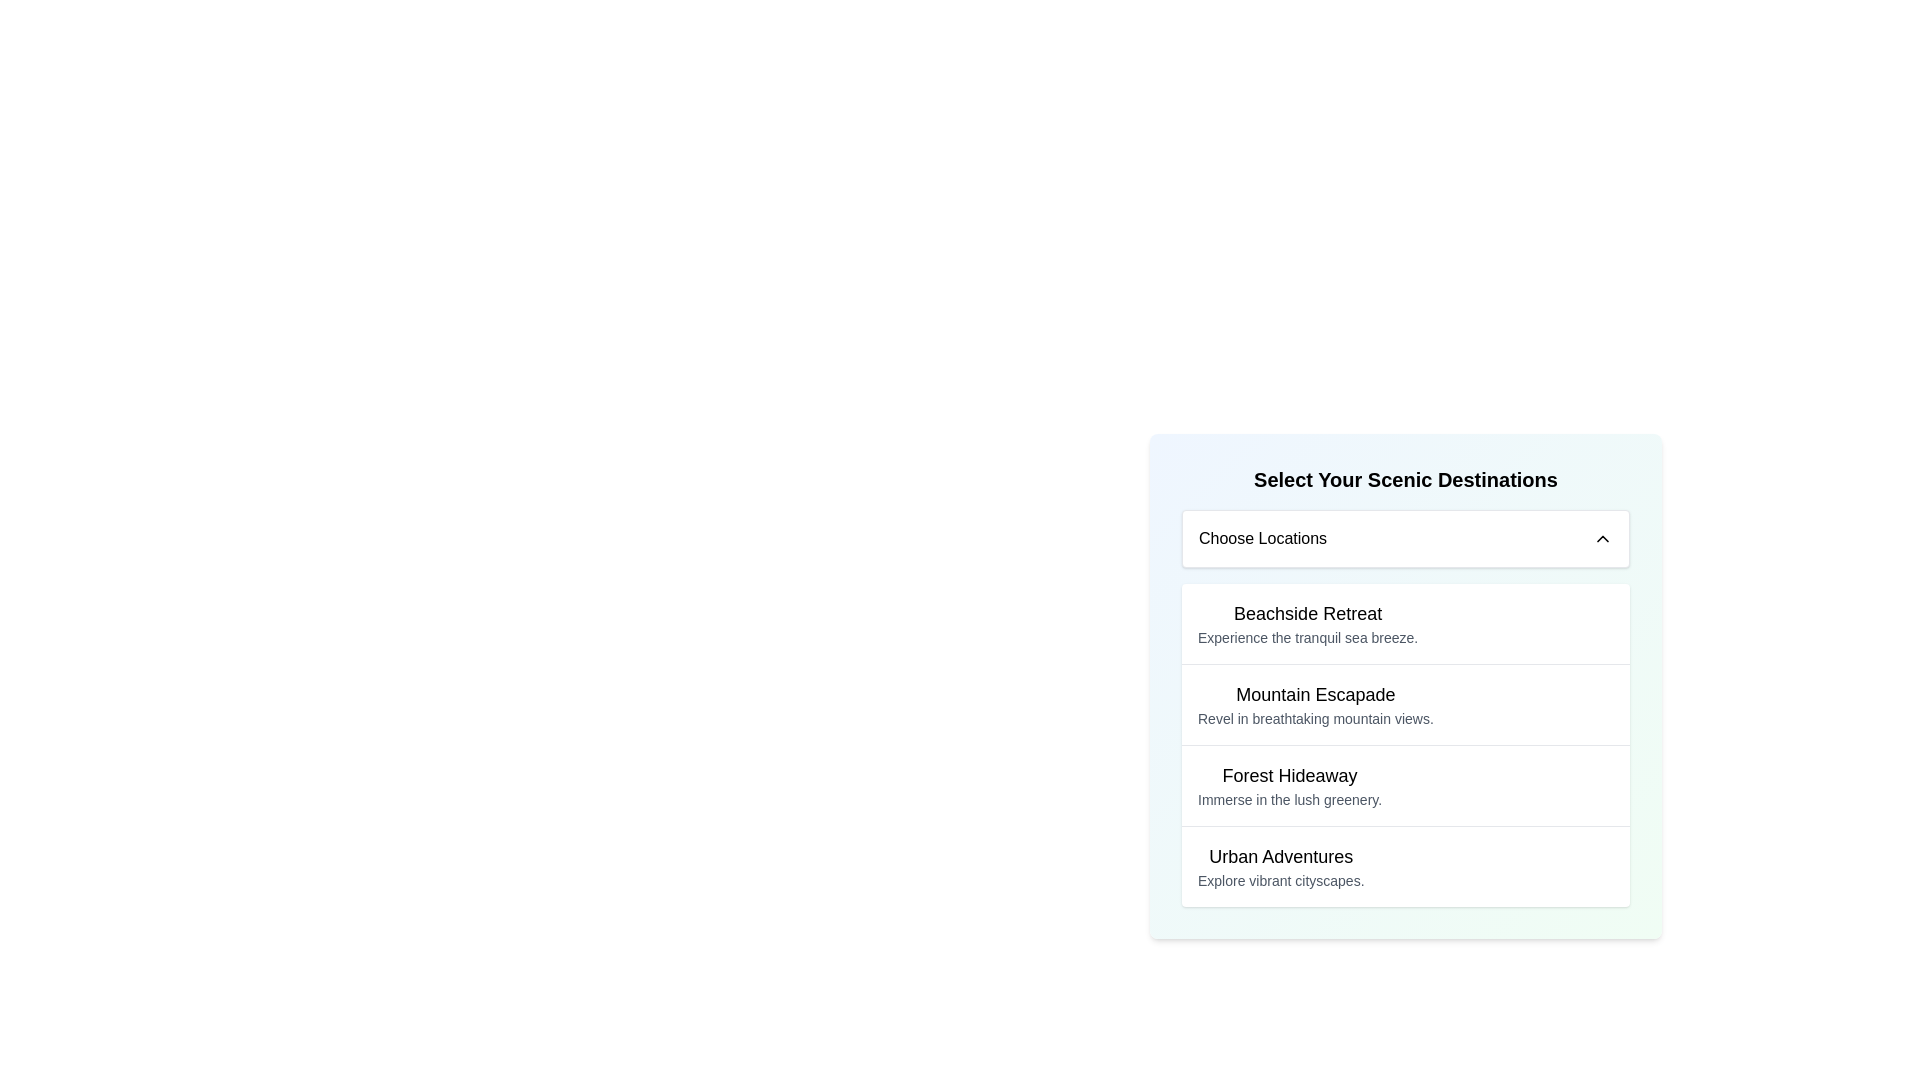 The height and width of the screenshot is (1080, 1920). I want to click on the first selectable list item displaying 'Beachside Retreat' with the subtitle 'Experience the tranquil sea breeze', so click(1405, 623).